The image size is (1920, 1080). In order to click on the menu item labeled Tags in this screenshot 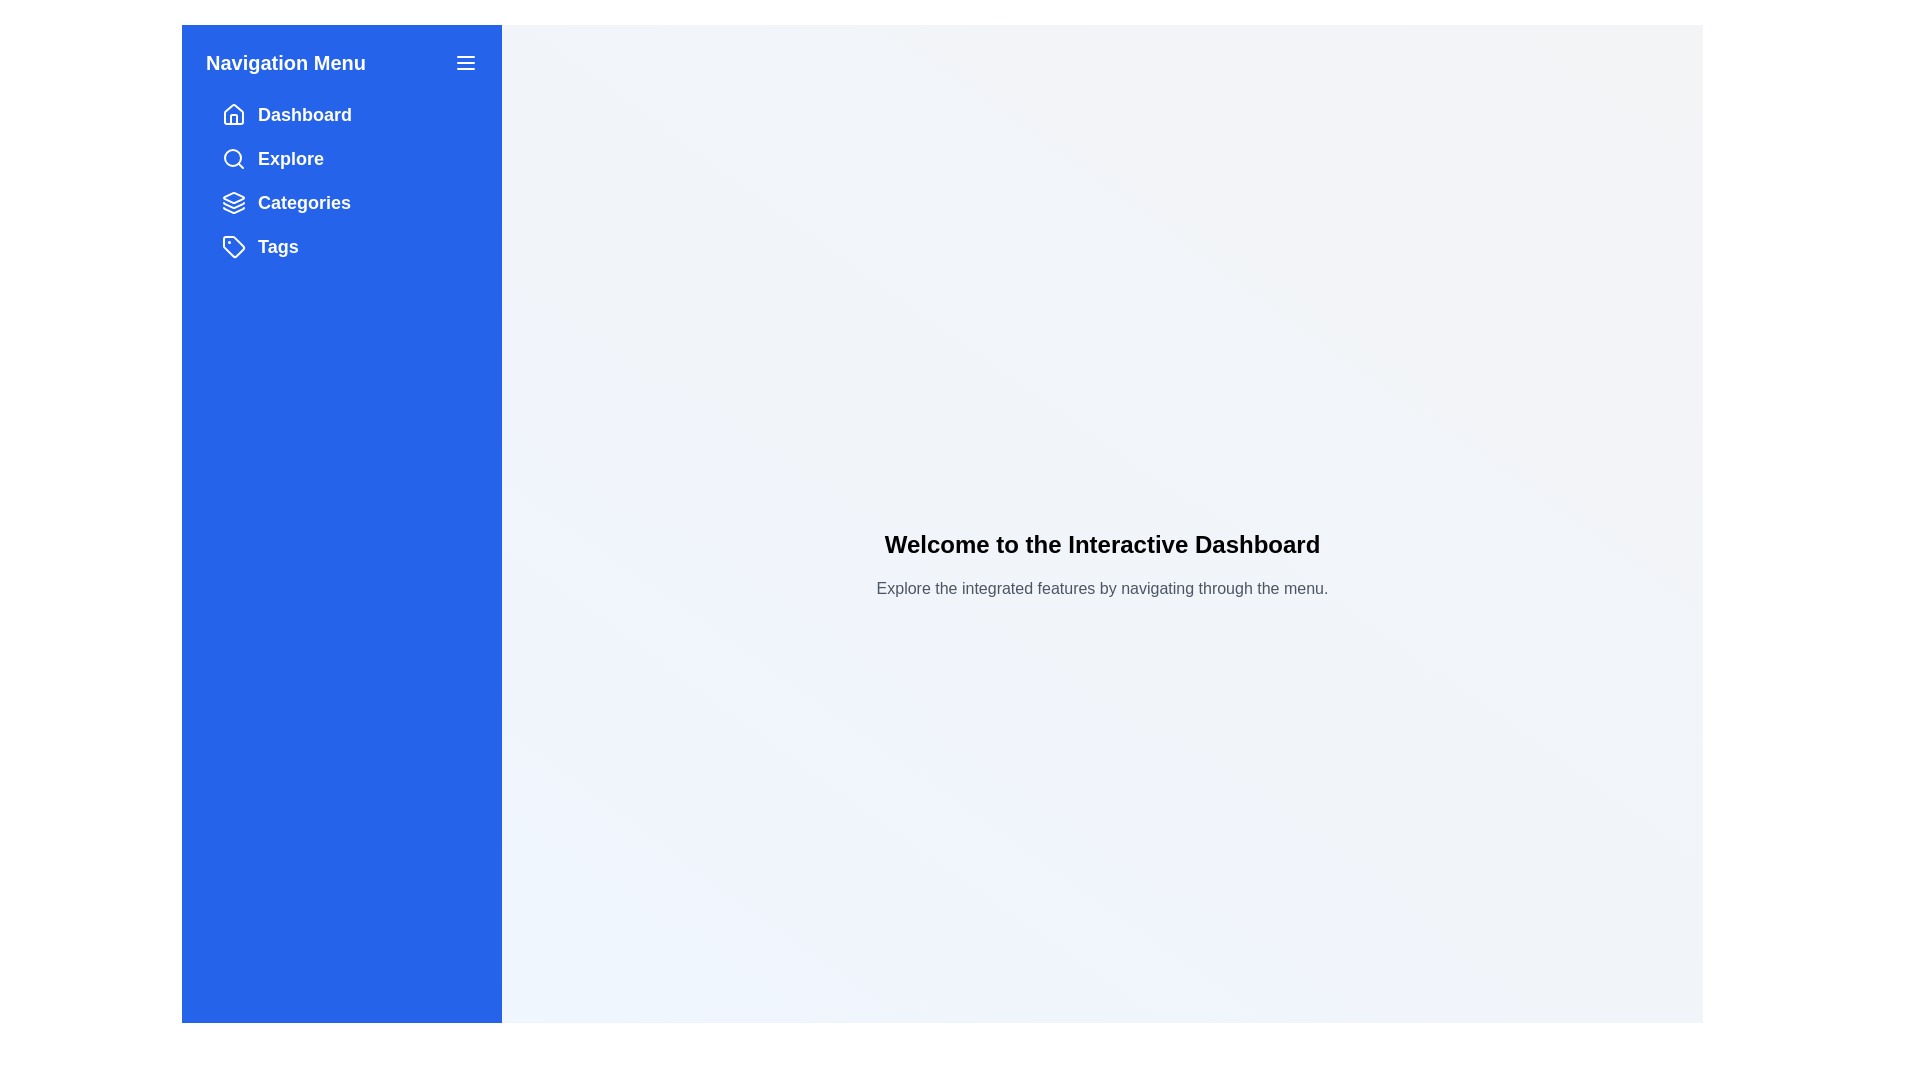, I will do `click(341, 245)`.